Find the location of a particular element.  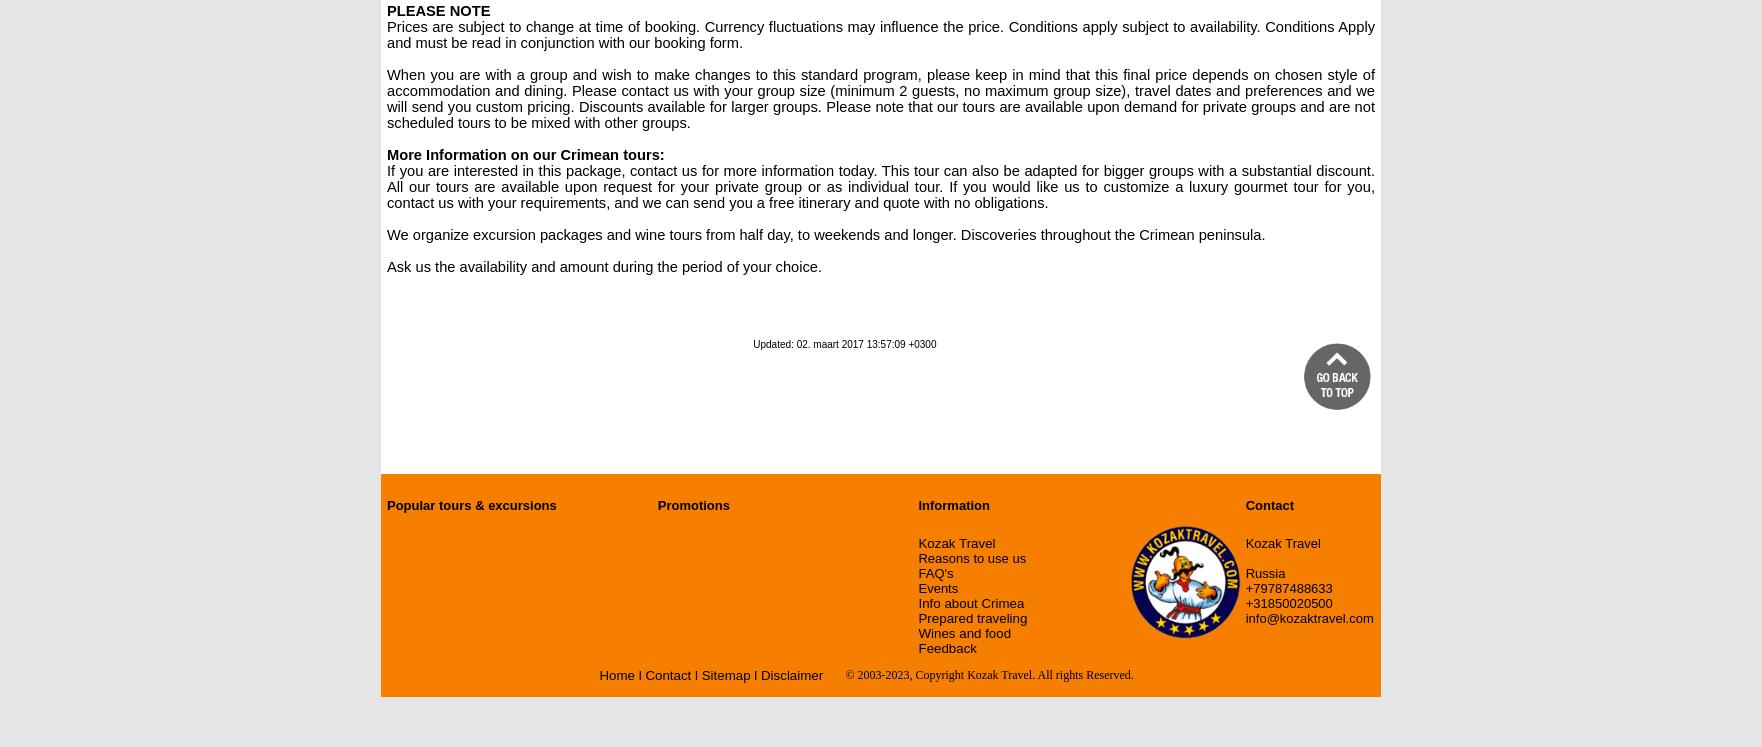

'Russia' is located at coordinates (1264, 572).